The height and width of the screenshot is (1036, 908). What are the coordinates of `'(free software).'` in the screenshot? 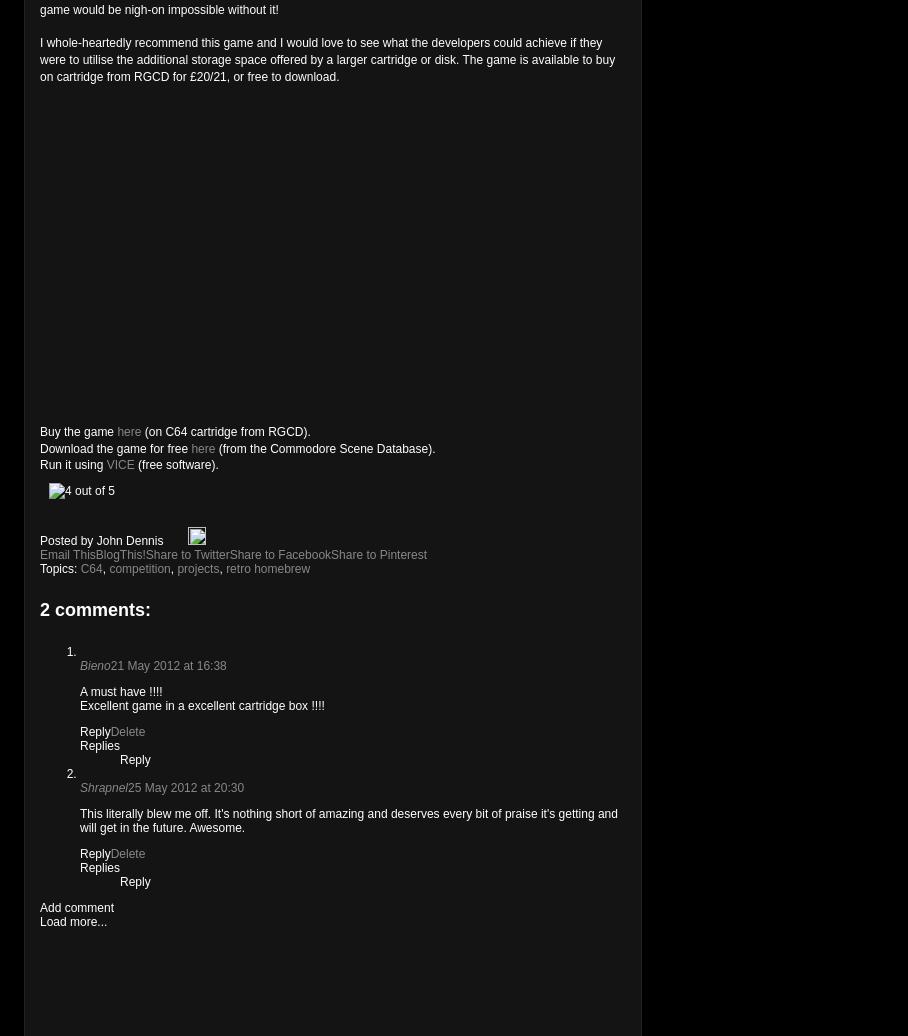 It's located at (174, 464).